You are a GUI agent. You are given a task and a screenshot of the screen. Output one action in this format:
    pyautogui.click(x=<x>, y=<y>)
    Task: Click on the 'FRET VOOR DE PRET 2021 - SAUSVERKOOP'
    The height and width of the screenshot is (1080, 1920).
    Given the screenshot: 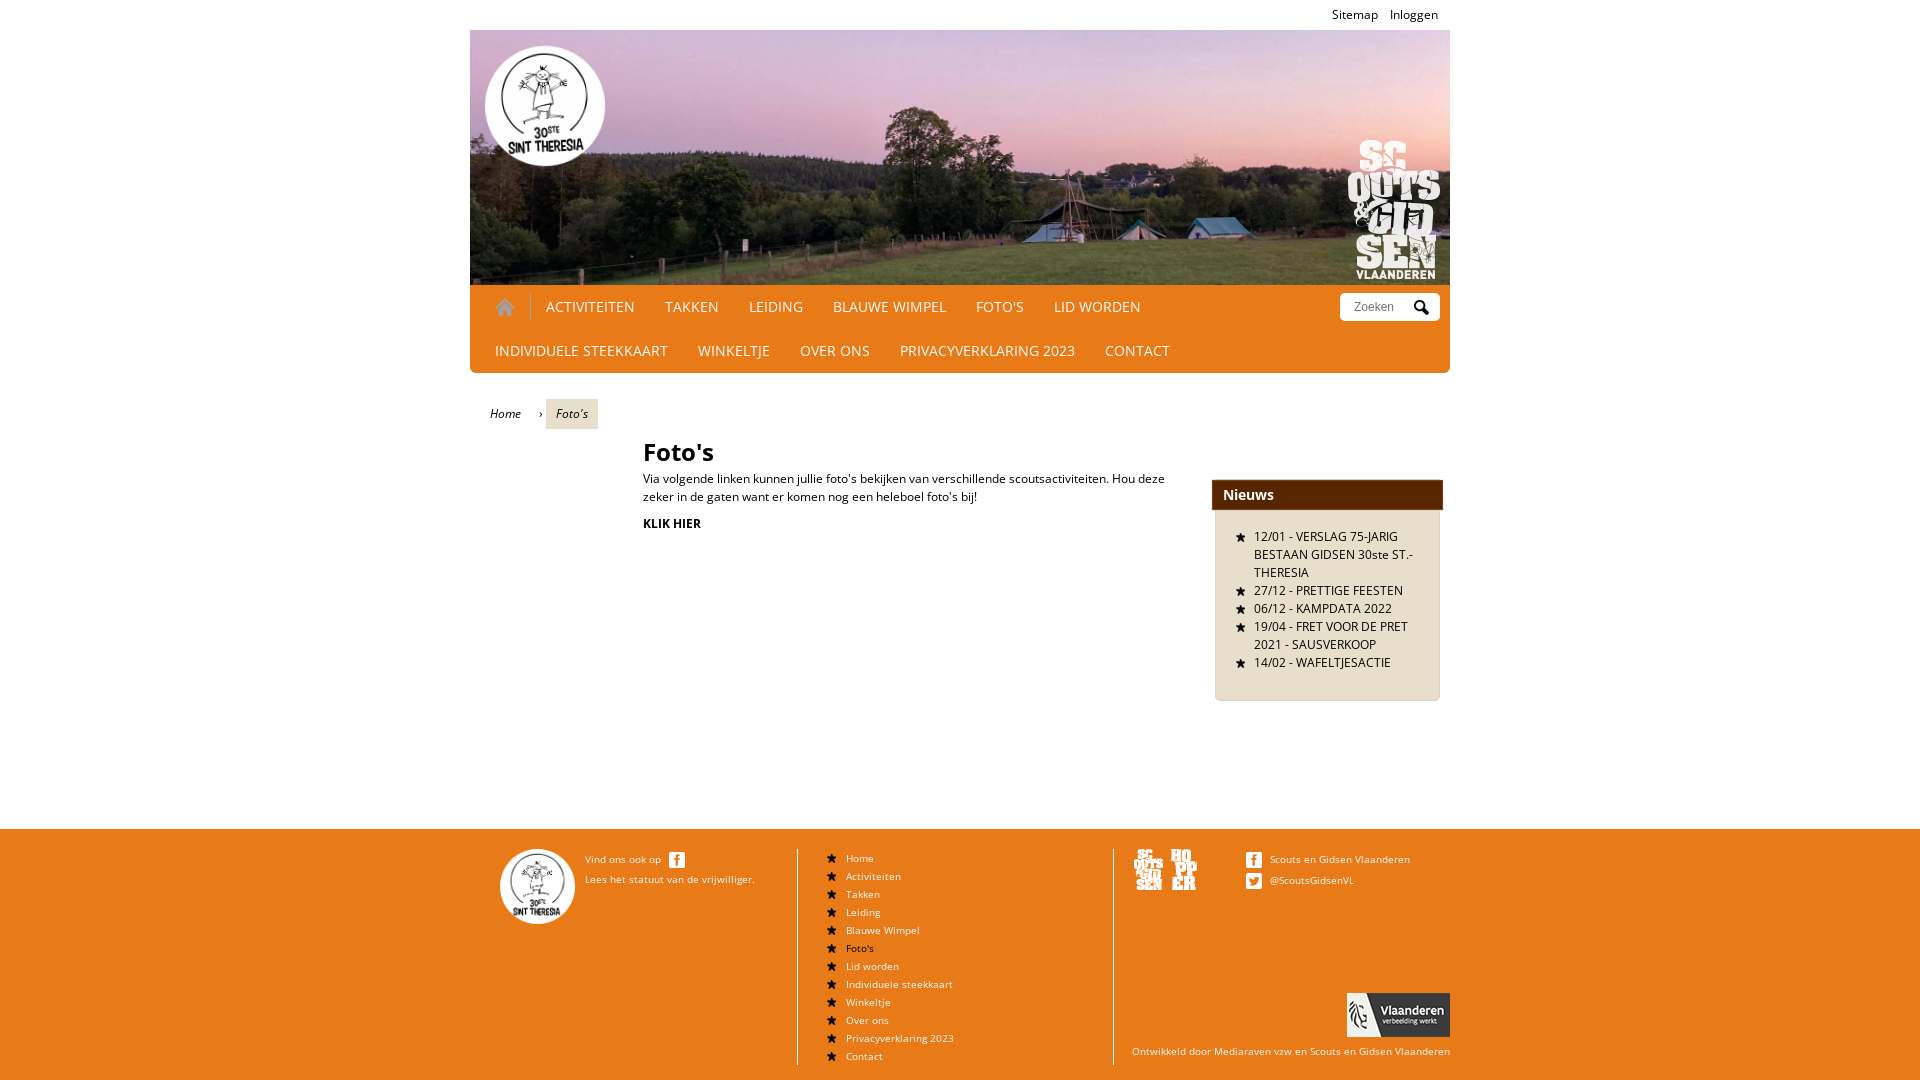 What is the action you would take?
    pyautogui.click(x=1330, y=635)
    